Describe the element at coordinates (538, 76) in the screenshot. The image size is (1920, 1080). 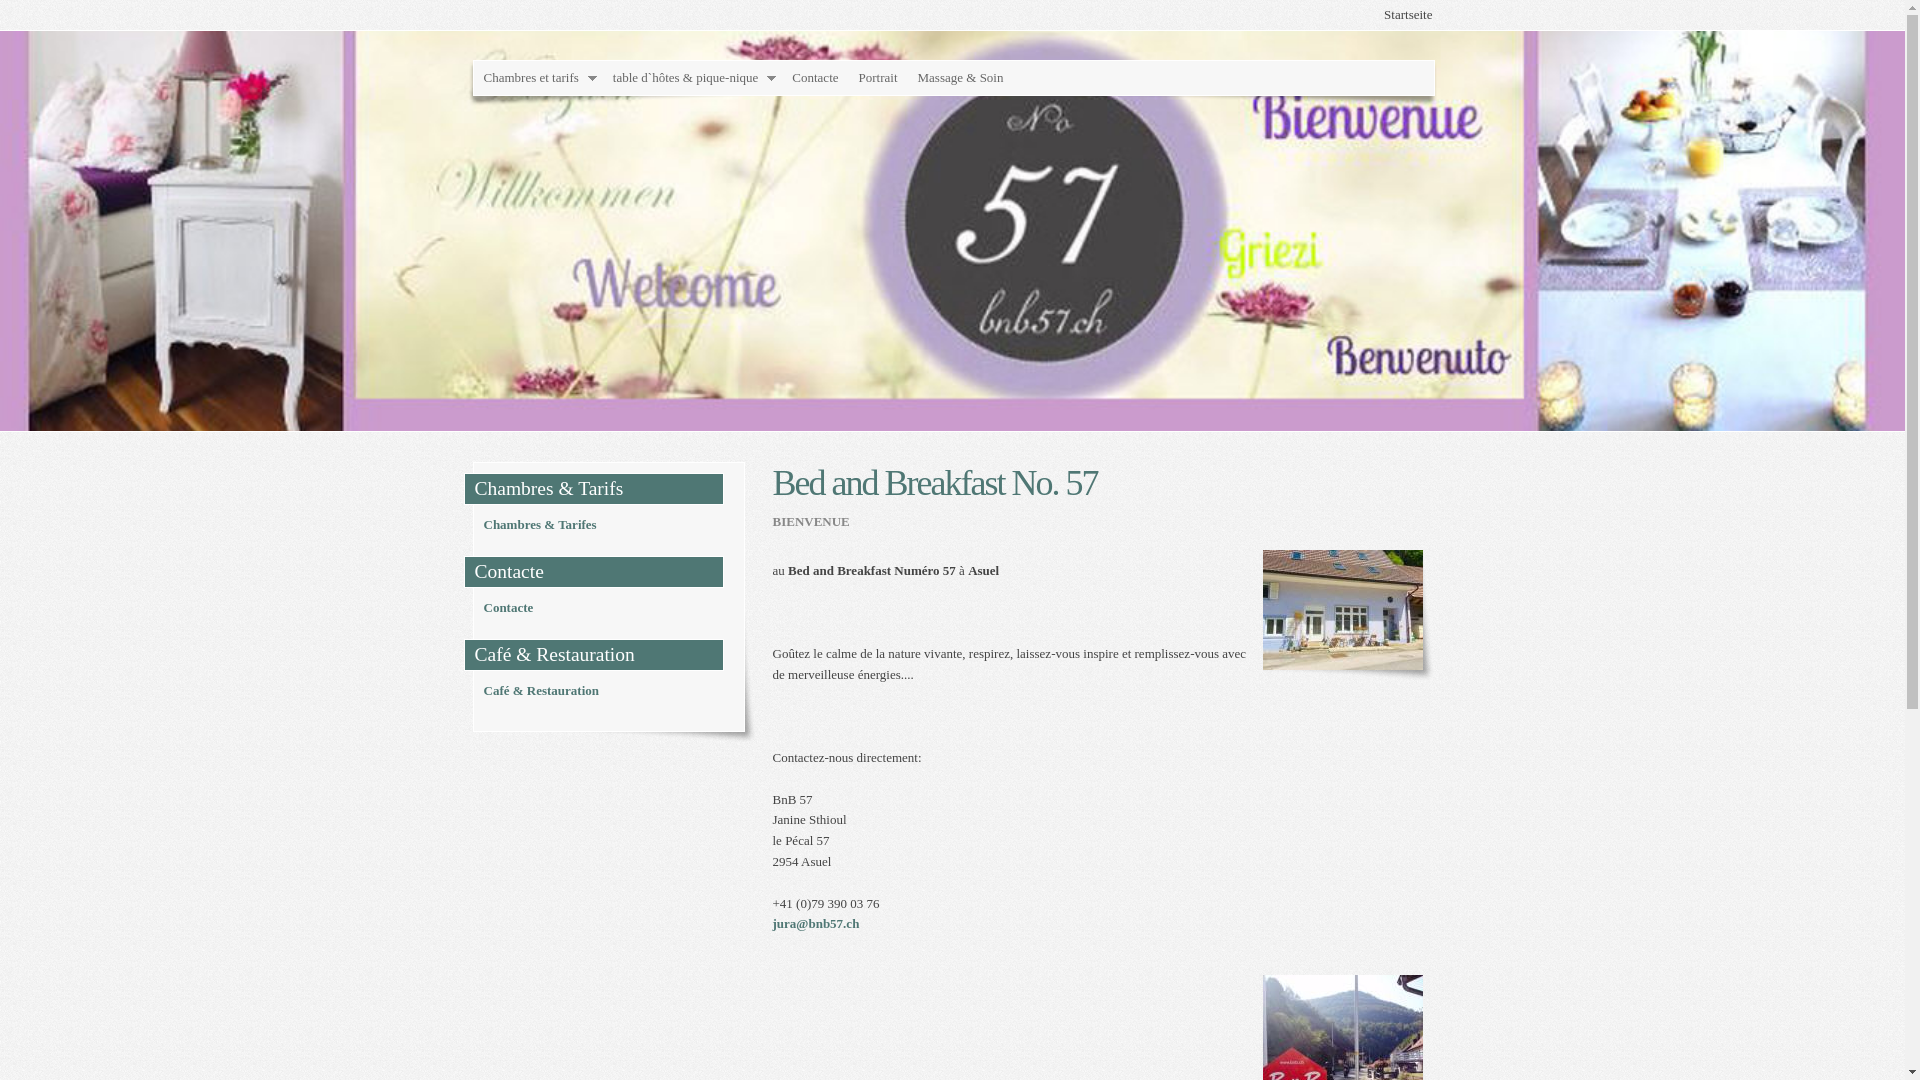
I see `'Chambres et tarifs'` at that location.